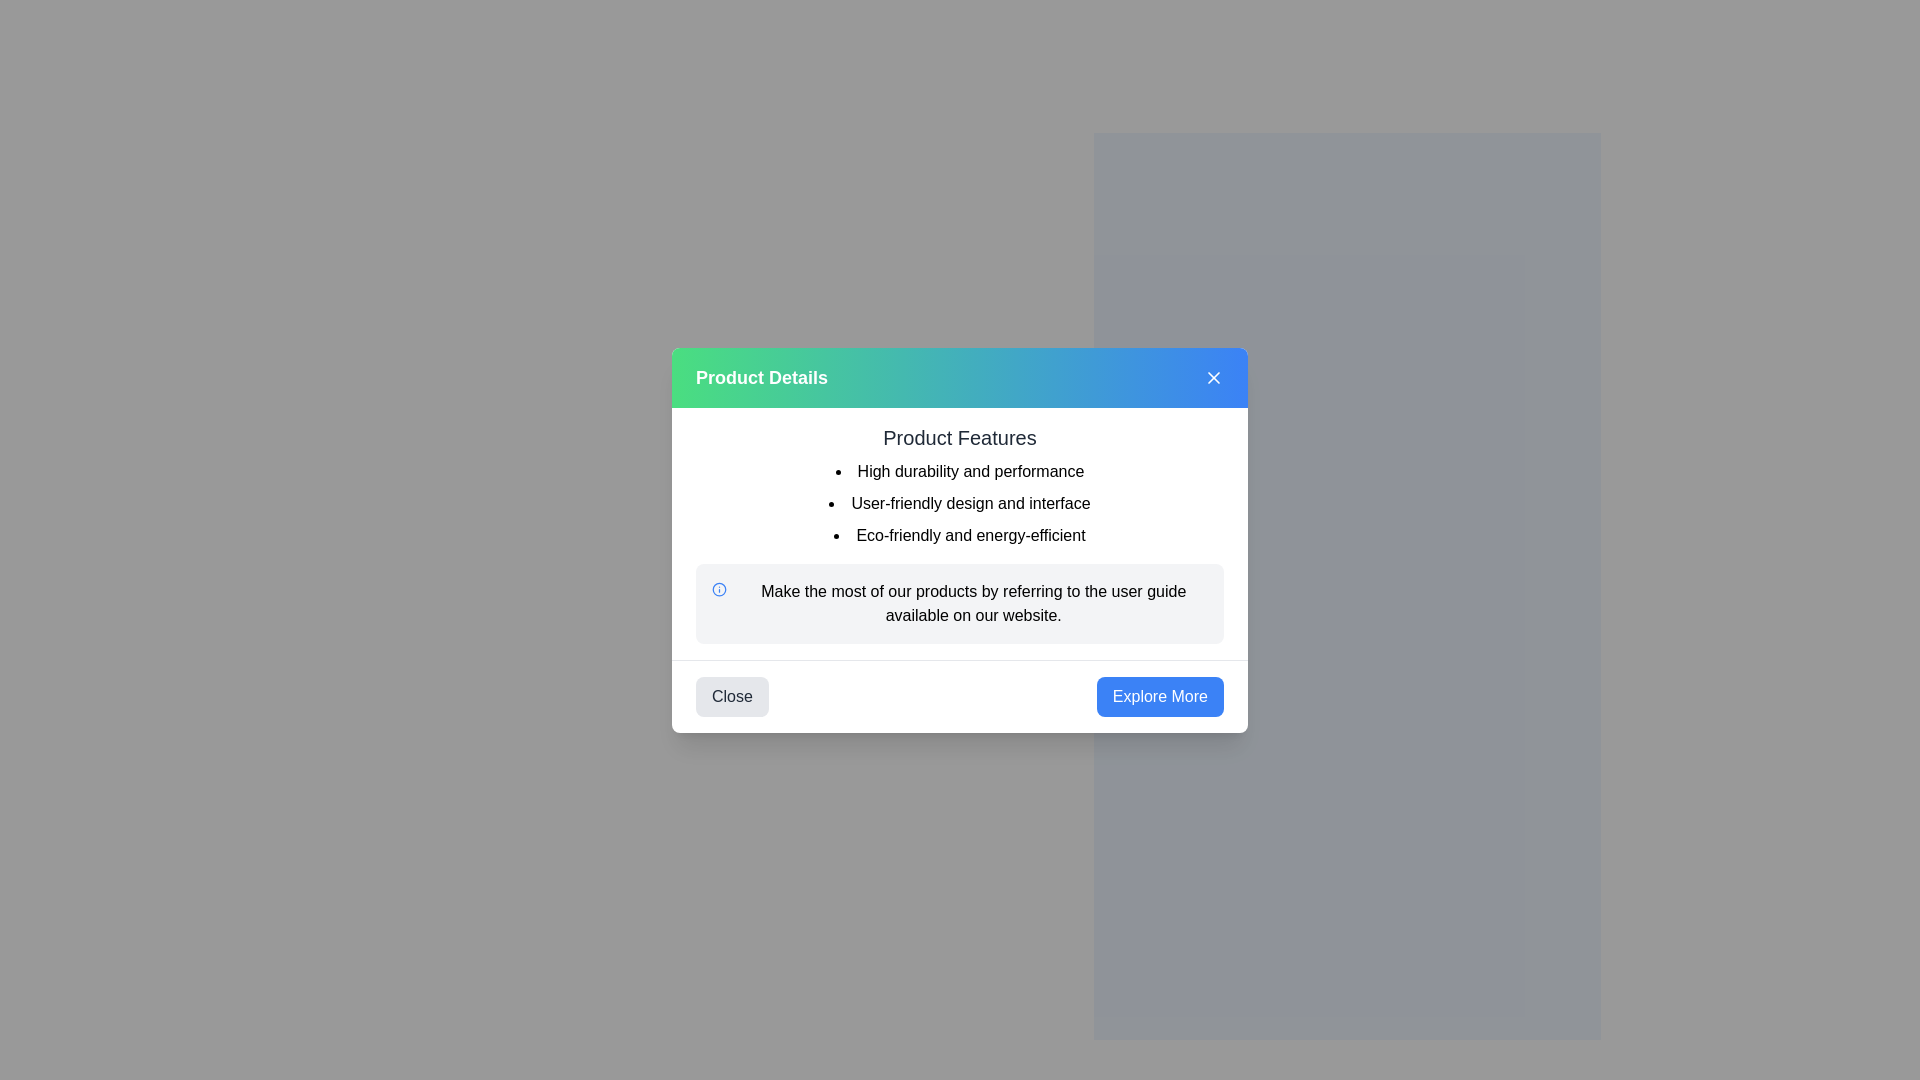 Image resolution: width=1920 pixels, height=1080 pixels. Describe the element at coordinates (960, 485) in the screenshot. I see `the text content element that provides an overview of the main features of the product, located below the 'Product Details' modal title and above additional product information` at that location.